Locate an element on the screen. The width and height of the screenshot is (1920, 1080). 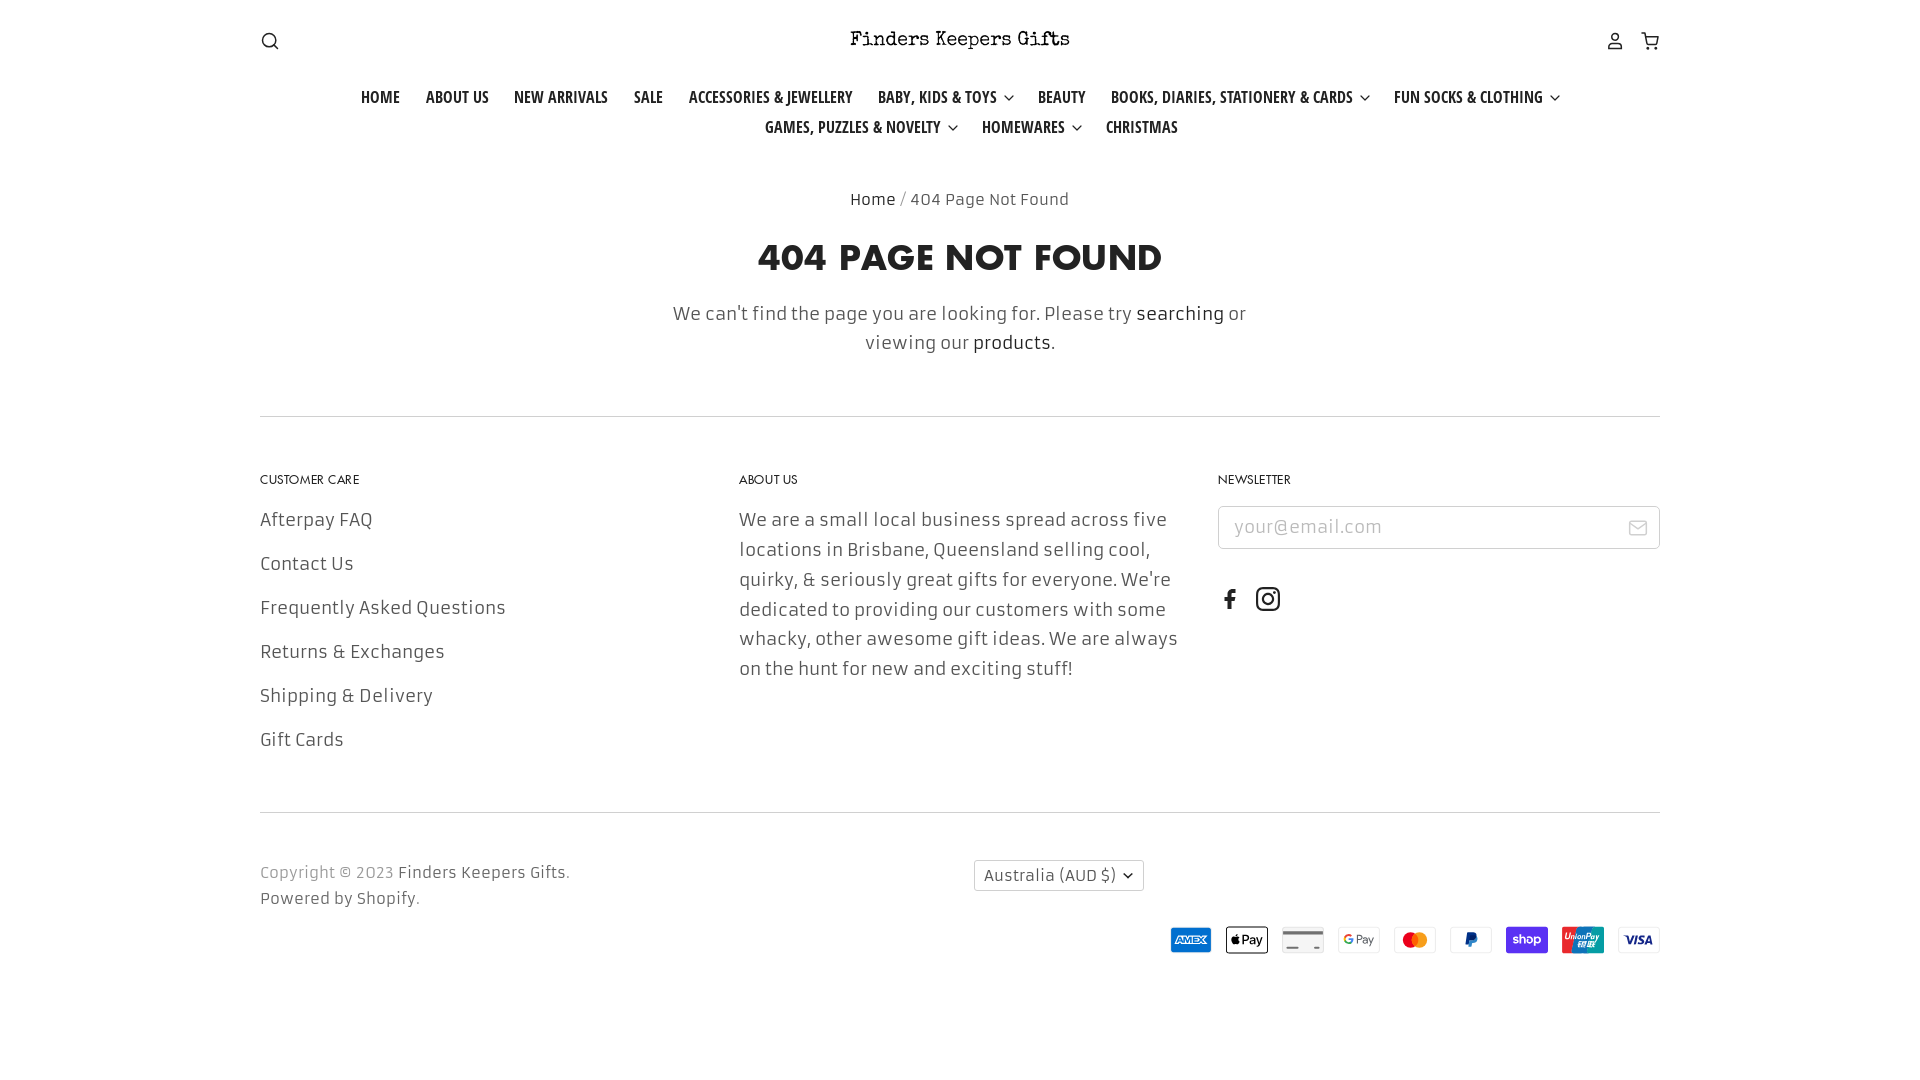
'CHRISTMAS' is located at coordinates (1080, 127).